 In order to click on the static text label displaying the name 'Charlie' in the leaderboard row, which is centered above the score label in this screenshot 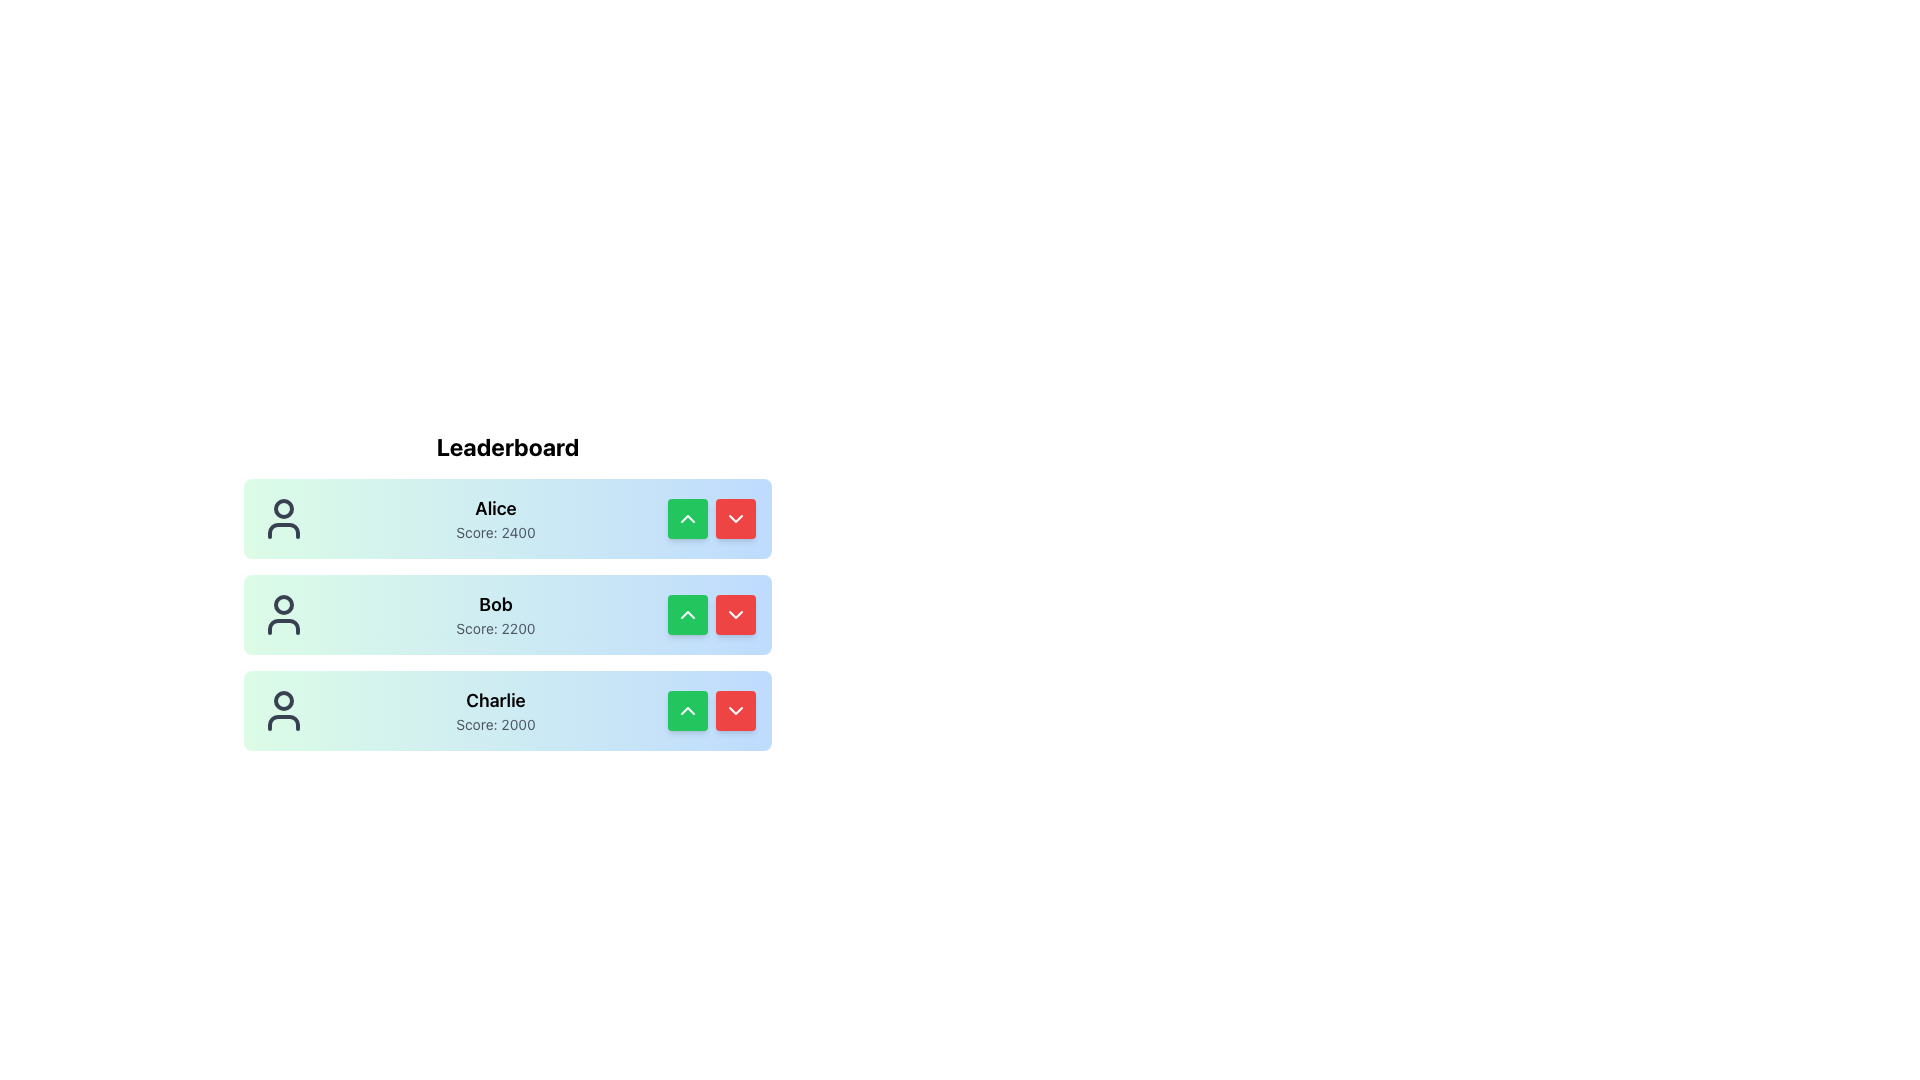, I will do `click(495, 700)`.